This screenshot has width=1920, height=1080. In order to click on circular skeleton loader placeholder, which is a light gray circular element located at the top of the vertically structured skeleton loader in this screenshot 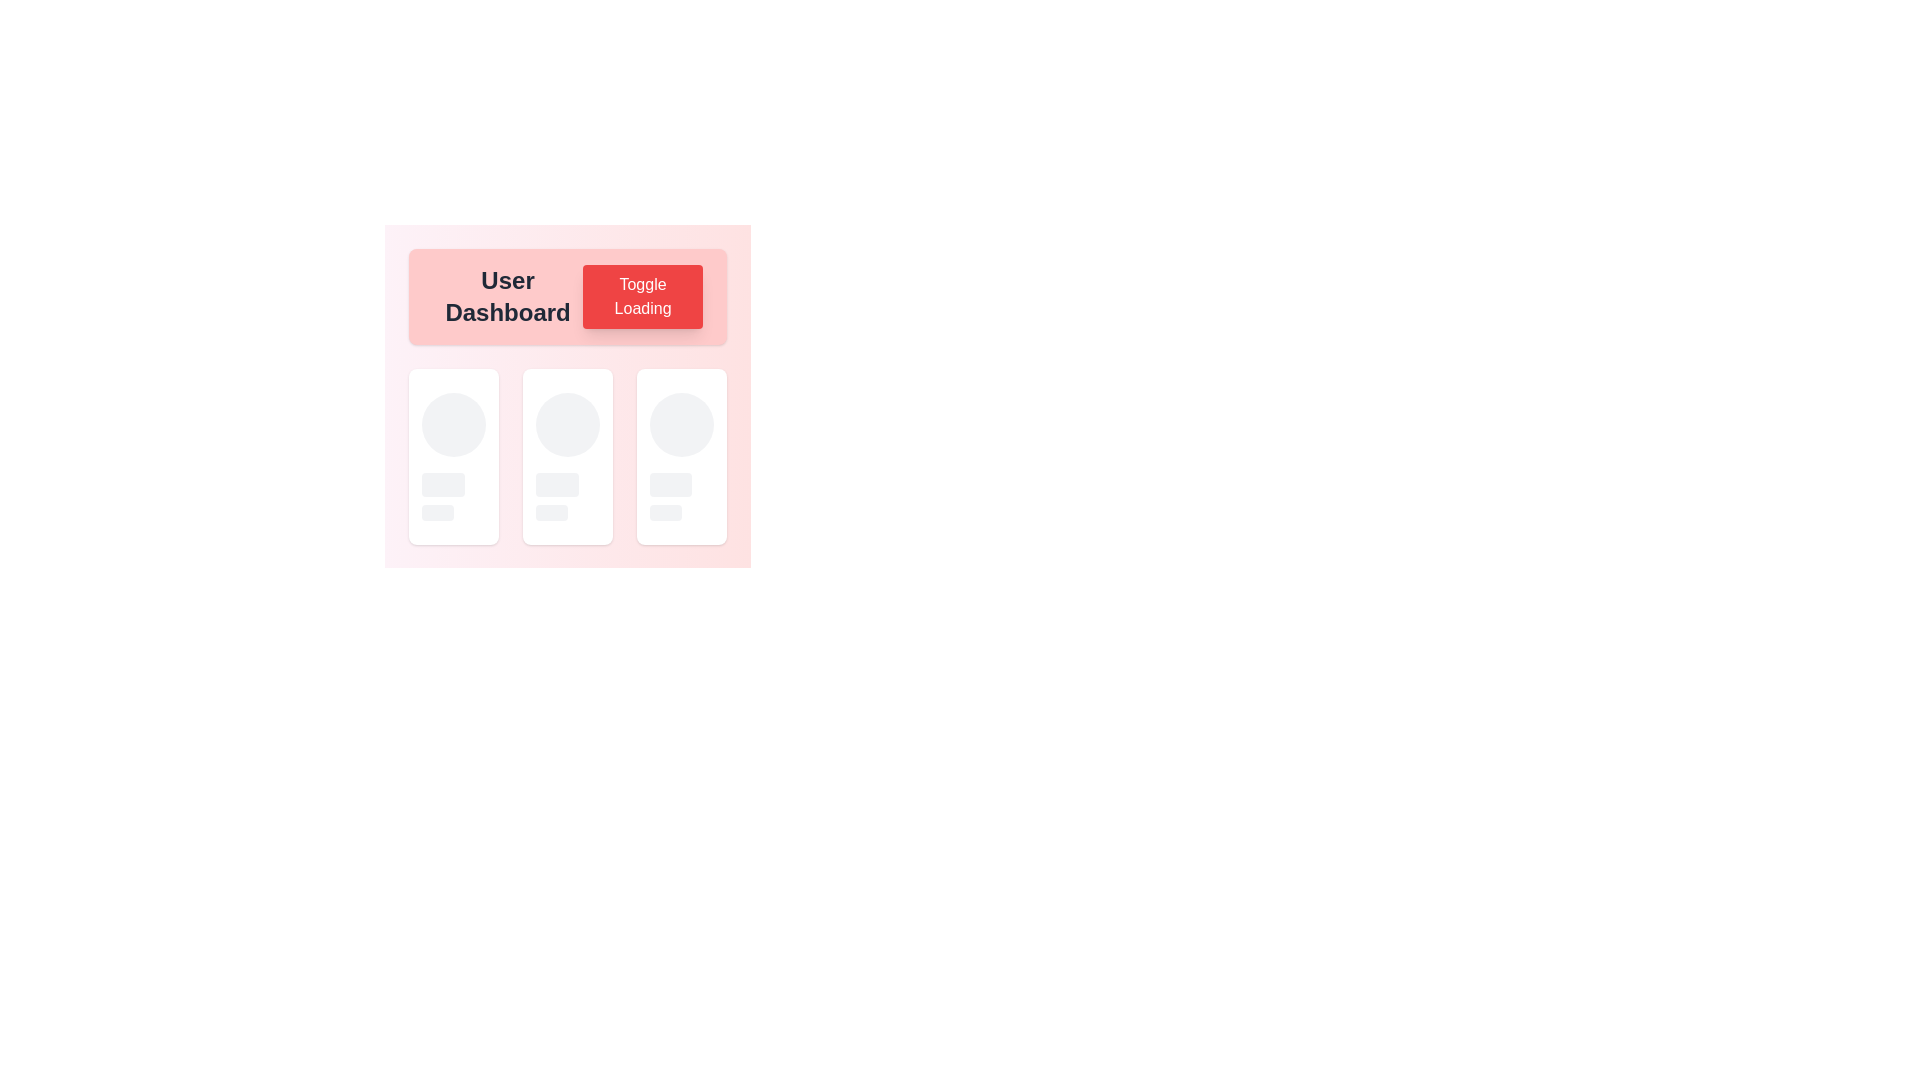, I will do `click(453, 423)`.